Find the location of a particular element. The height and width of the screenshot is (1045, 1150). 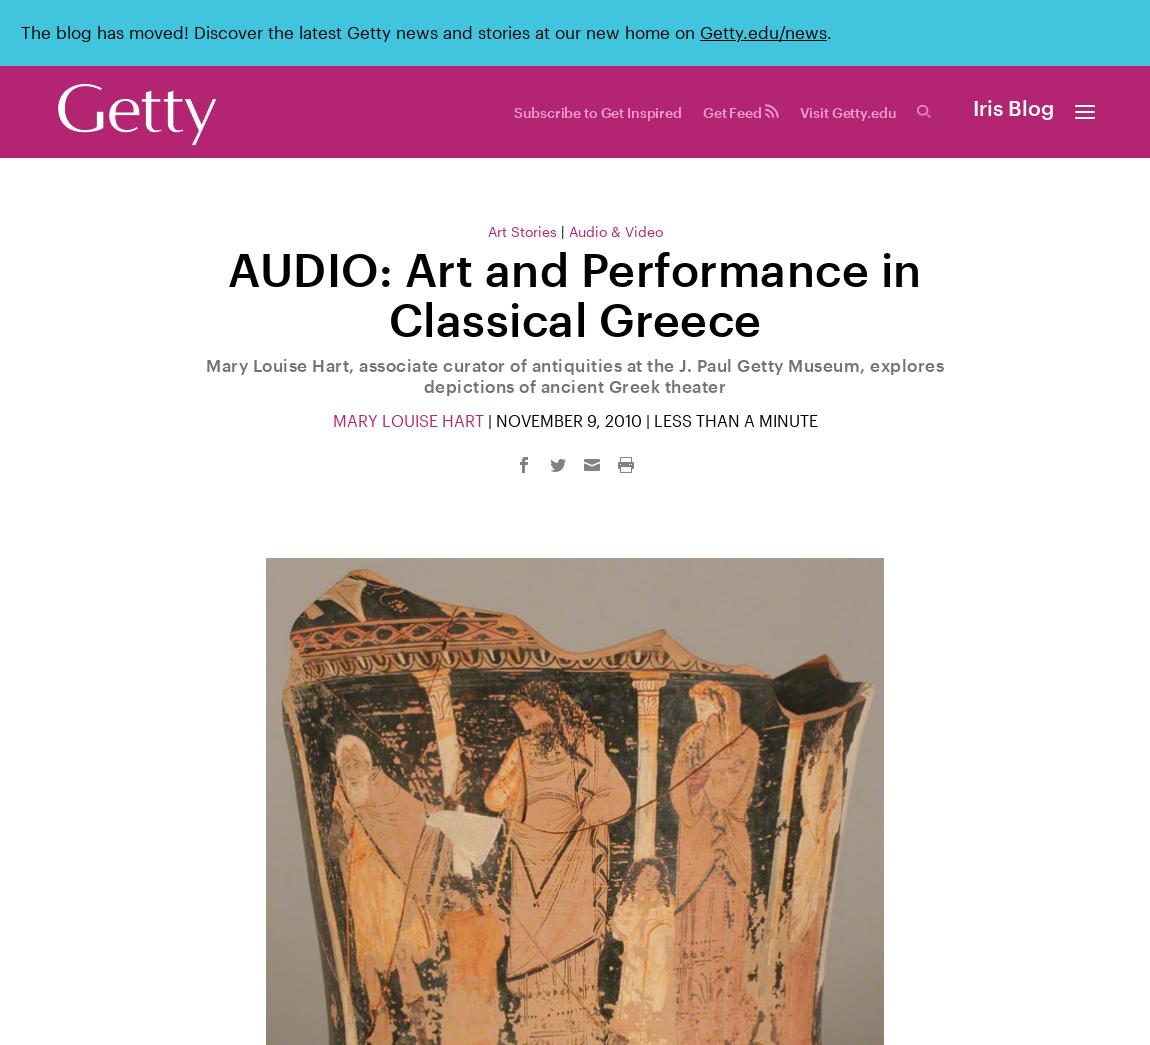

'The blog has moved! Discover the latest Getty news and stories at our new home on' is located at coordinates (360, 31).